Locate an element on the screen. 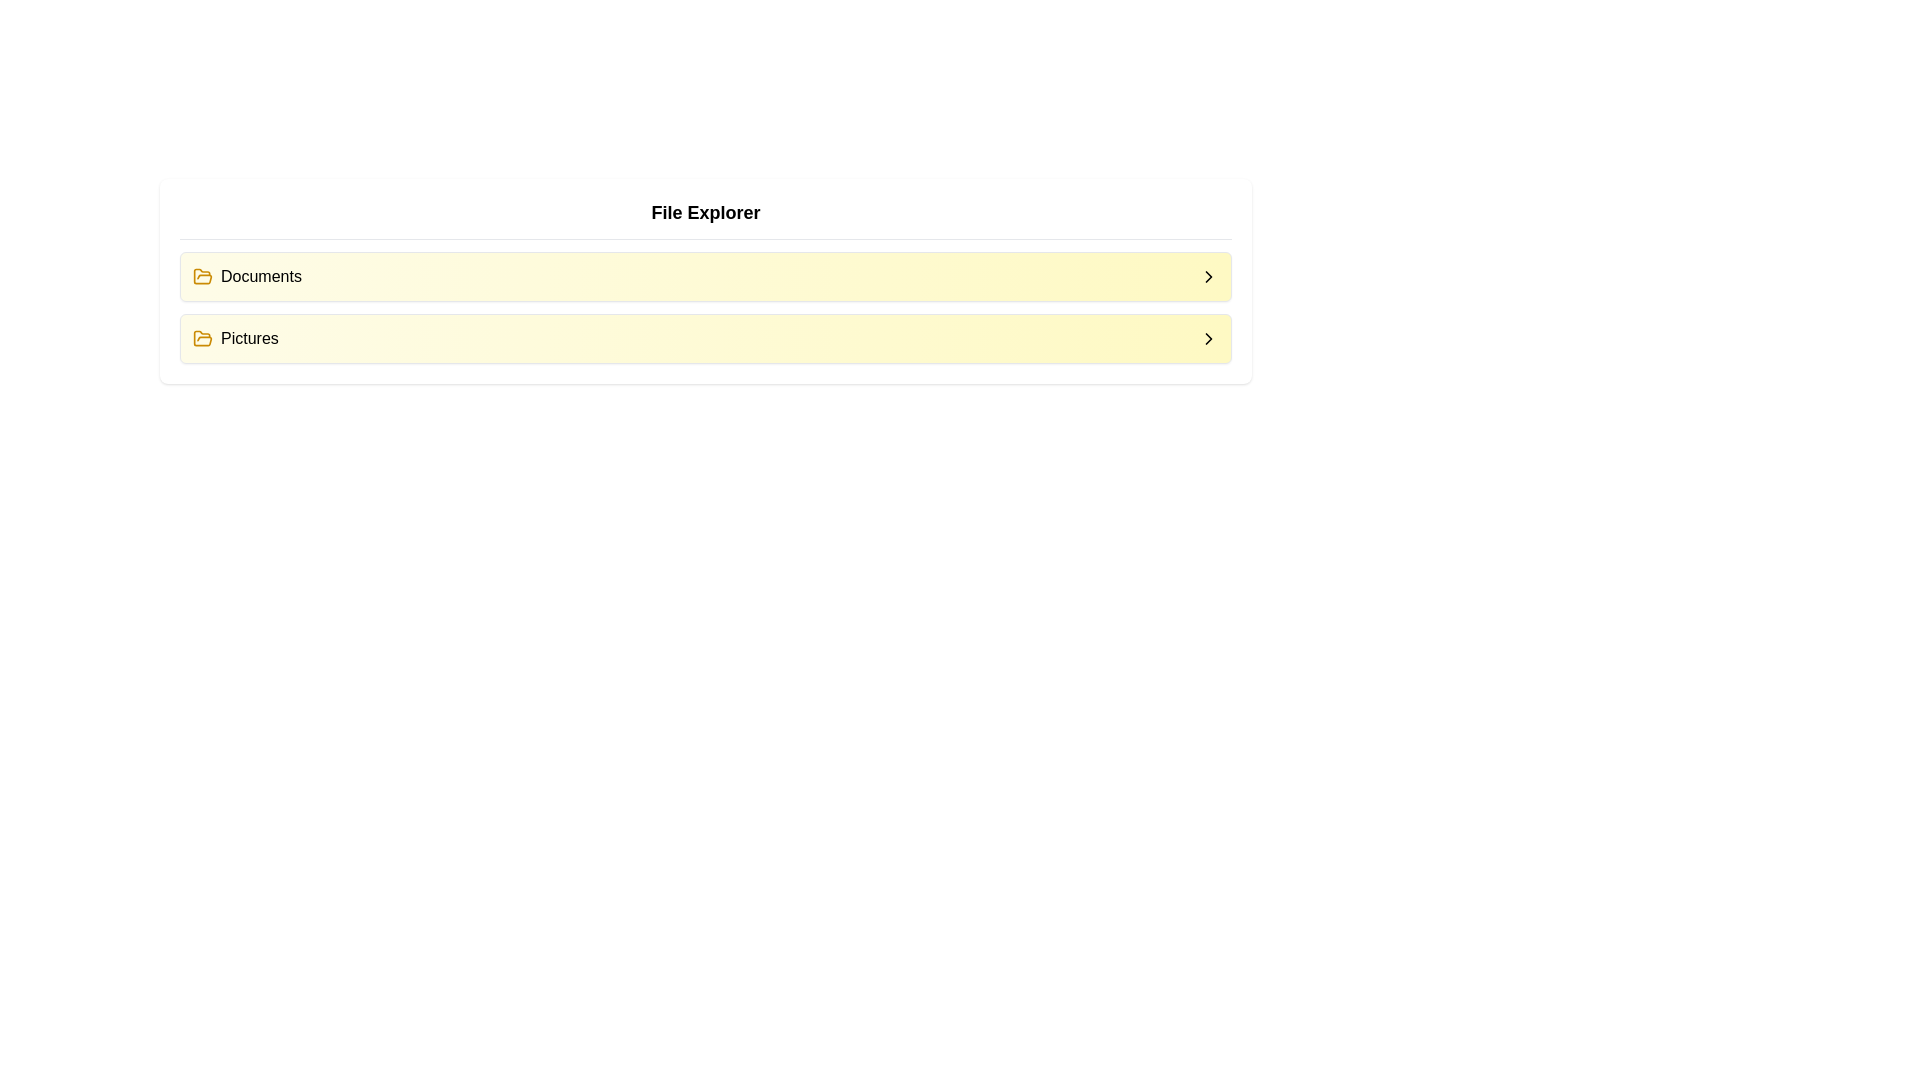  the text label 'Documents' of the list item with an open folder icon is located at coordinates (246, 277).